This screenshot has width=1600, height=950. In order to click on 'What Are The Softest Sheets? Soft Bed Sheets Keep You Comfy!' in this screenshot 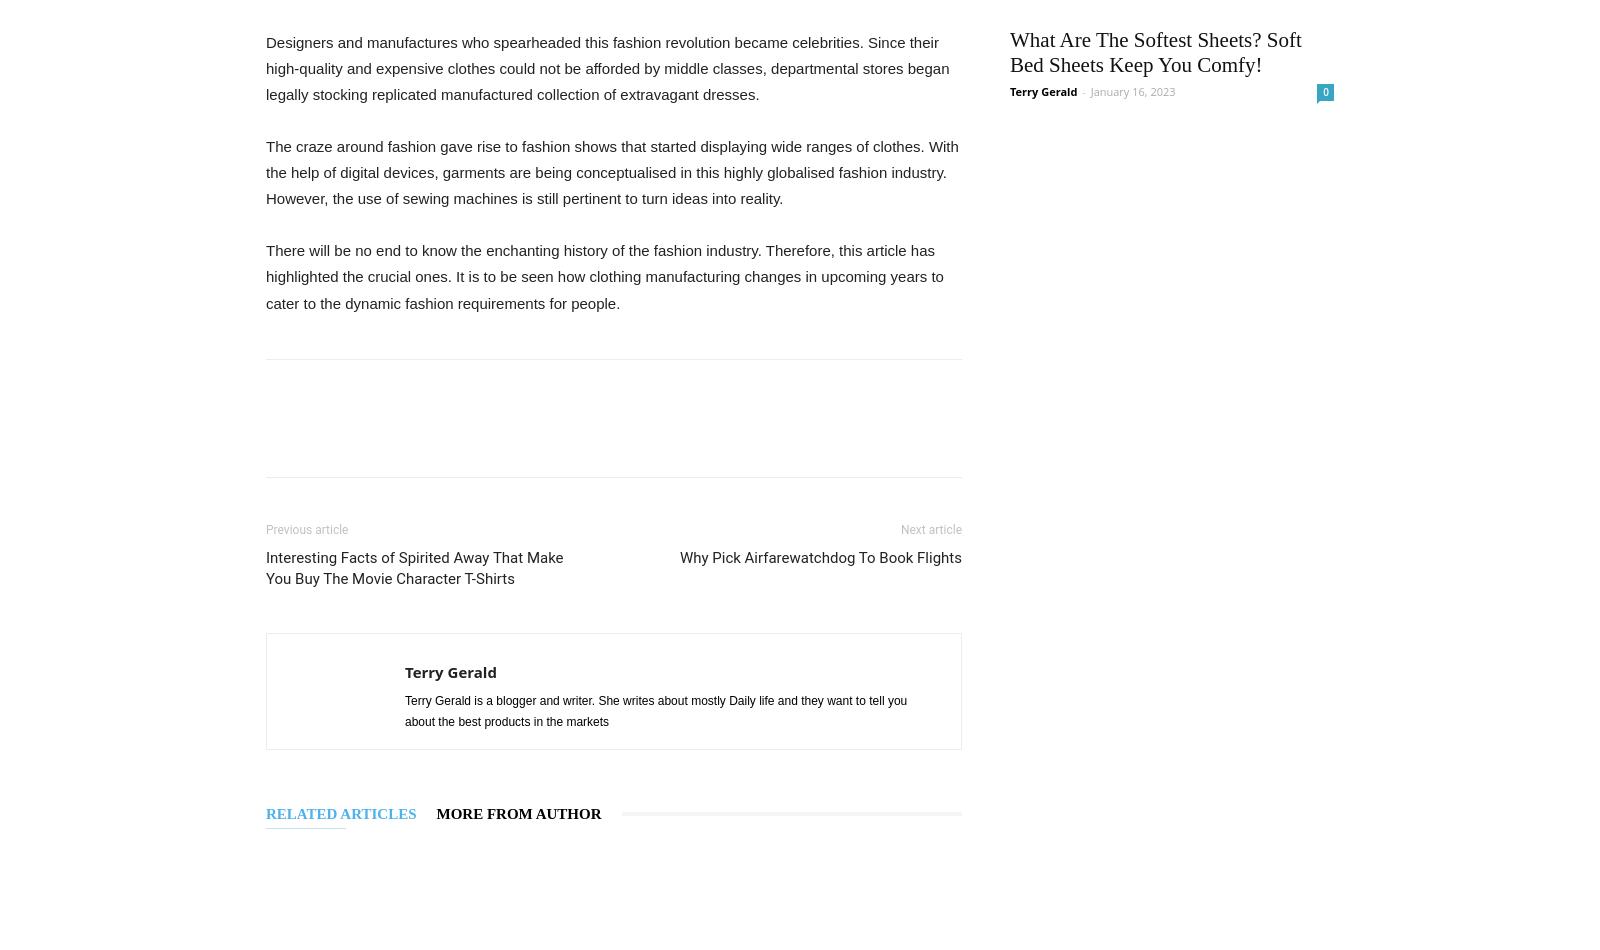, I will do `click(1155, 52)`.